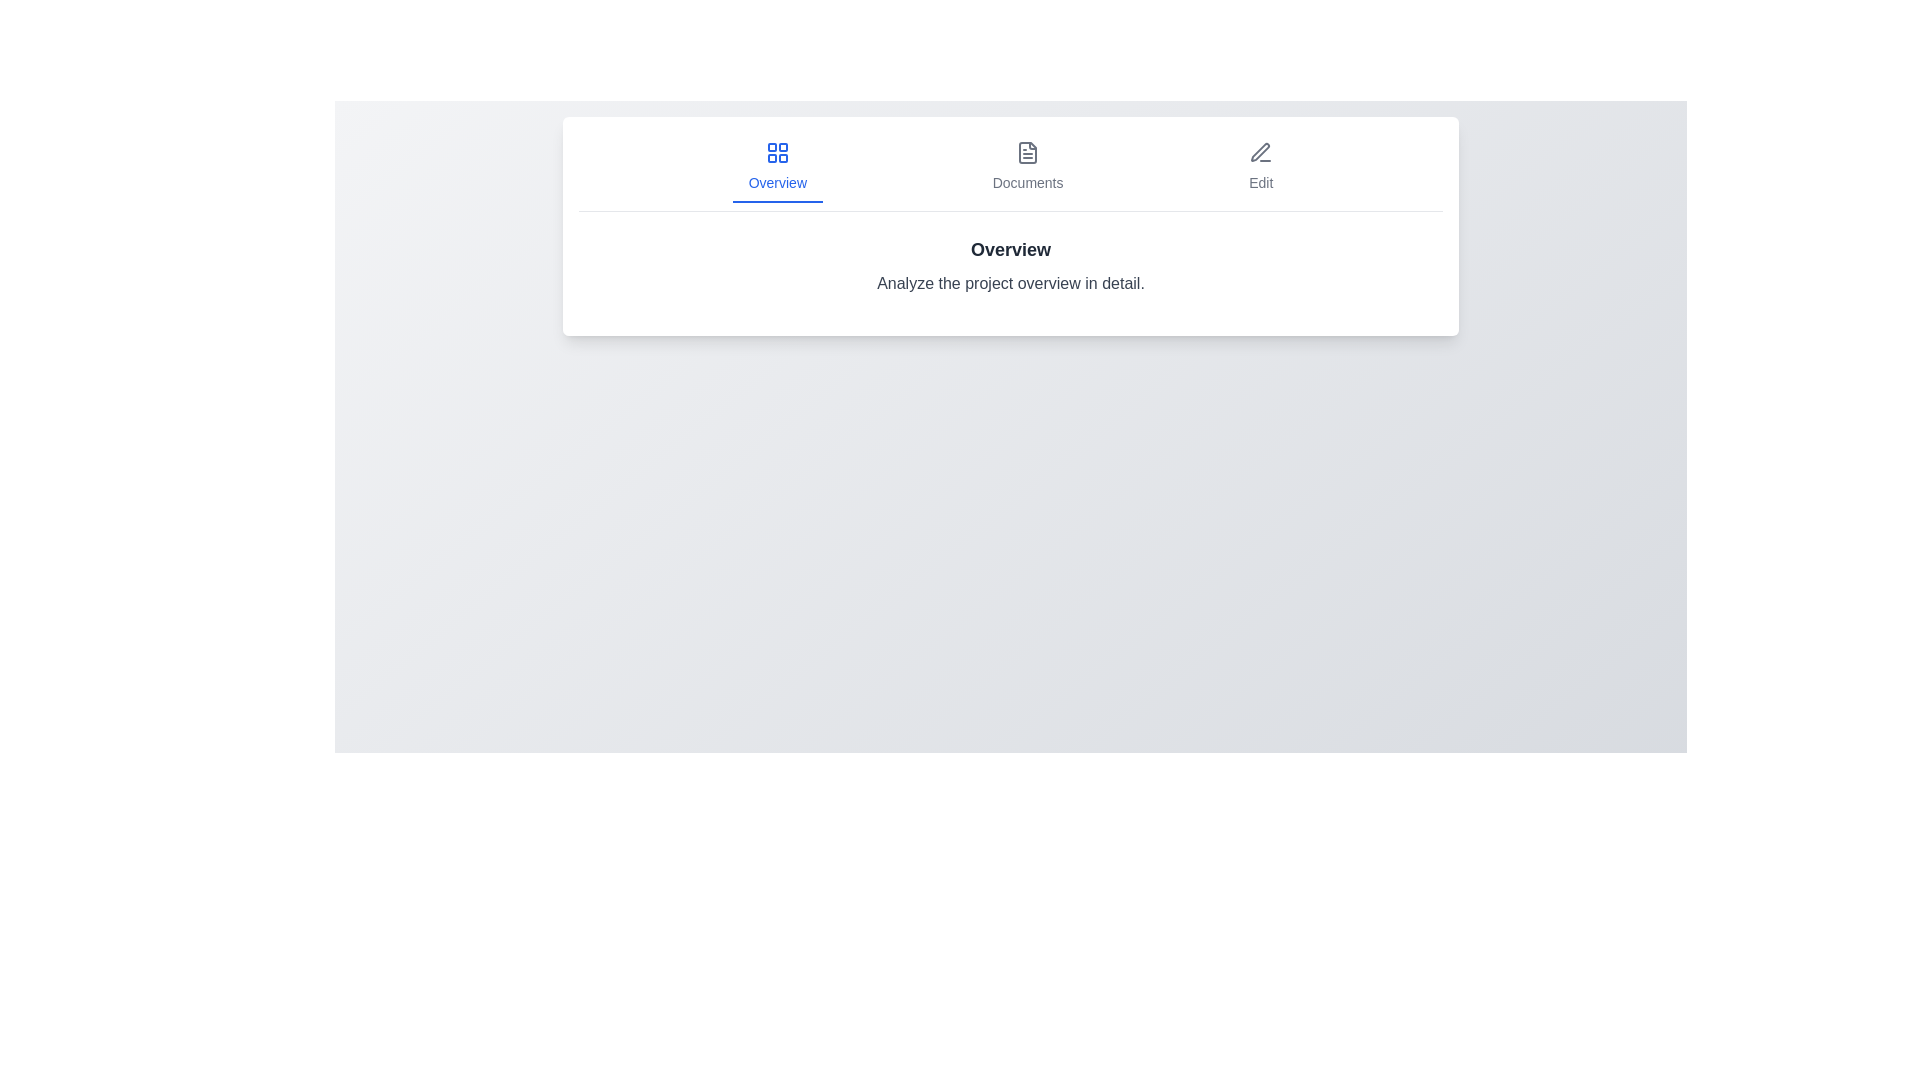 This screenshot has width=1920, height=1080. I want to click on the Edit tab by clicking on it, so click(1260, 167).